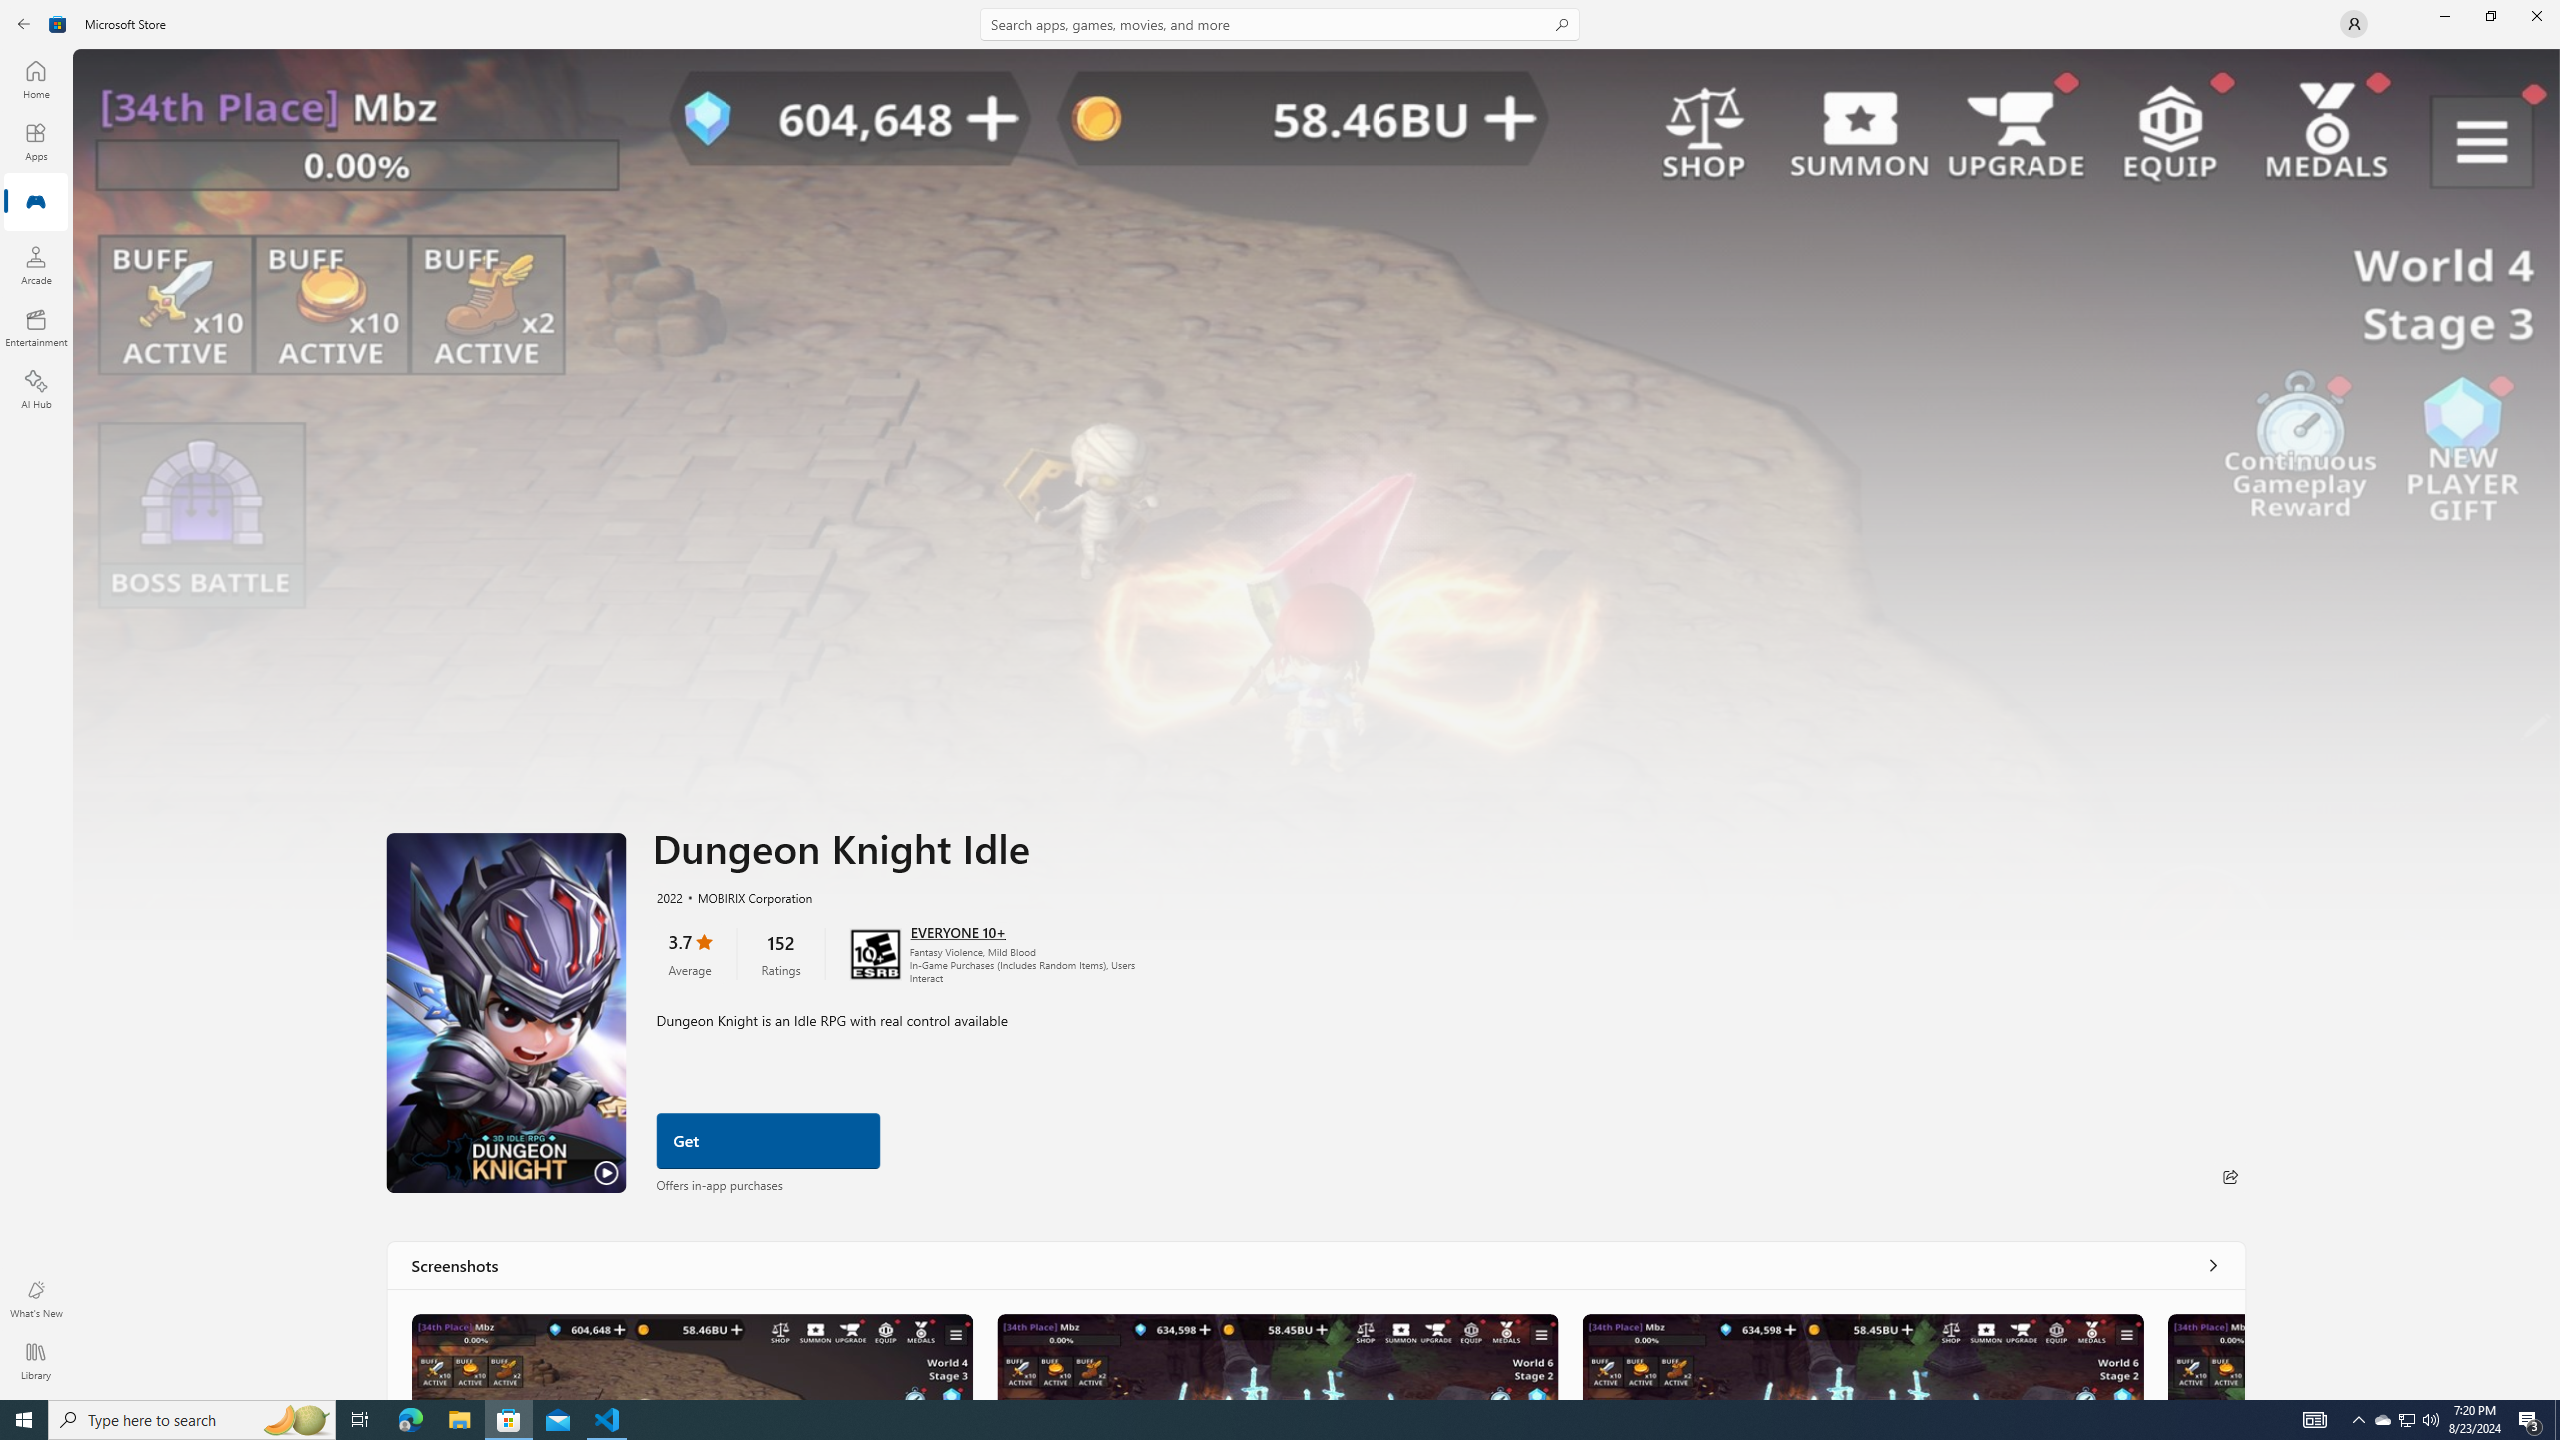  Describe the element at coordinates (2229, 1175) in the screenshot. I see `'Share'` at that location.